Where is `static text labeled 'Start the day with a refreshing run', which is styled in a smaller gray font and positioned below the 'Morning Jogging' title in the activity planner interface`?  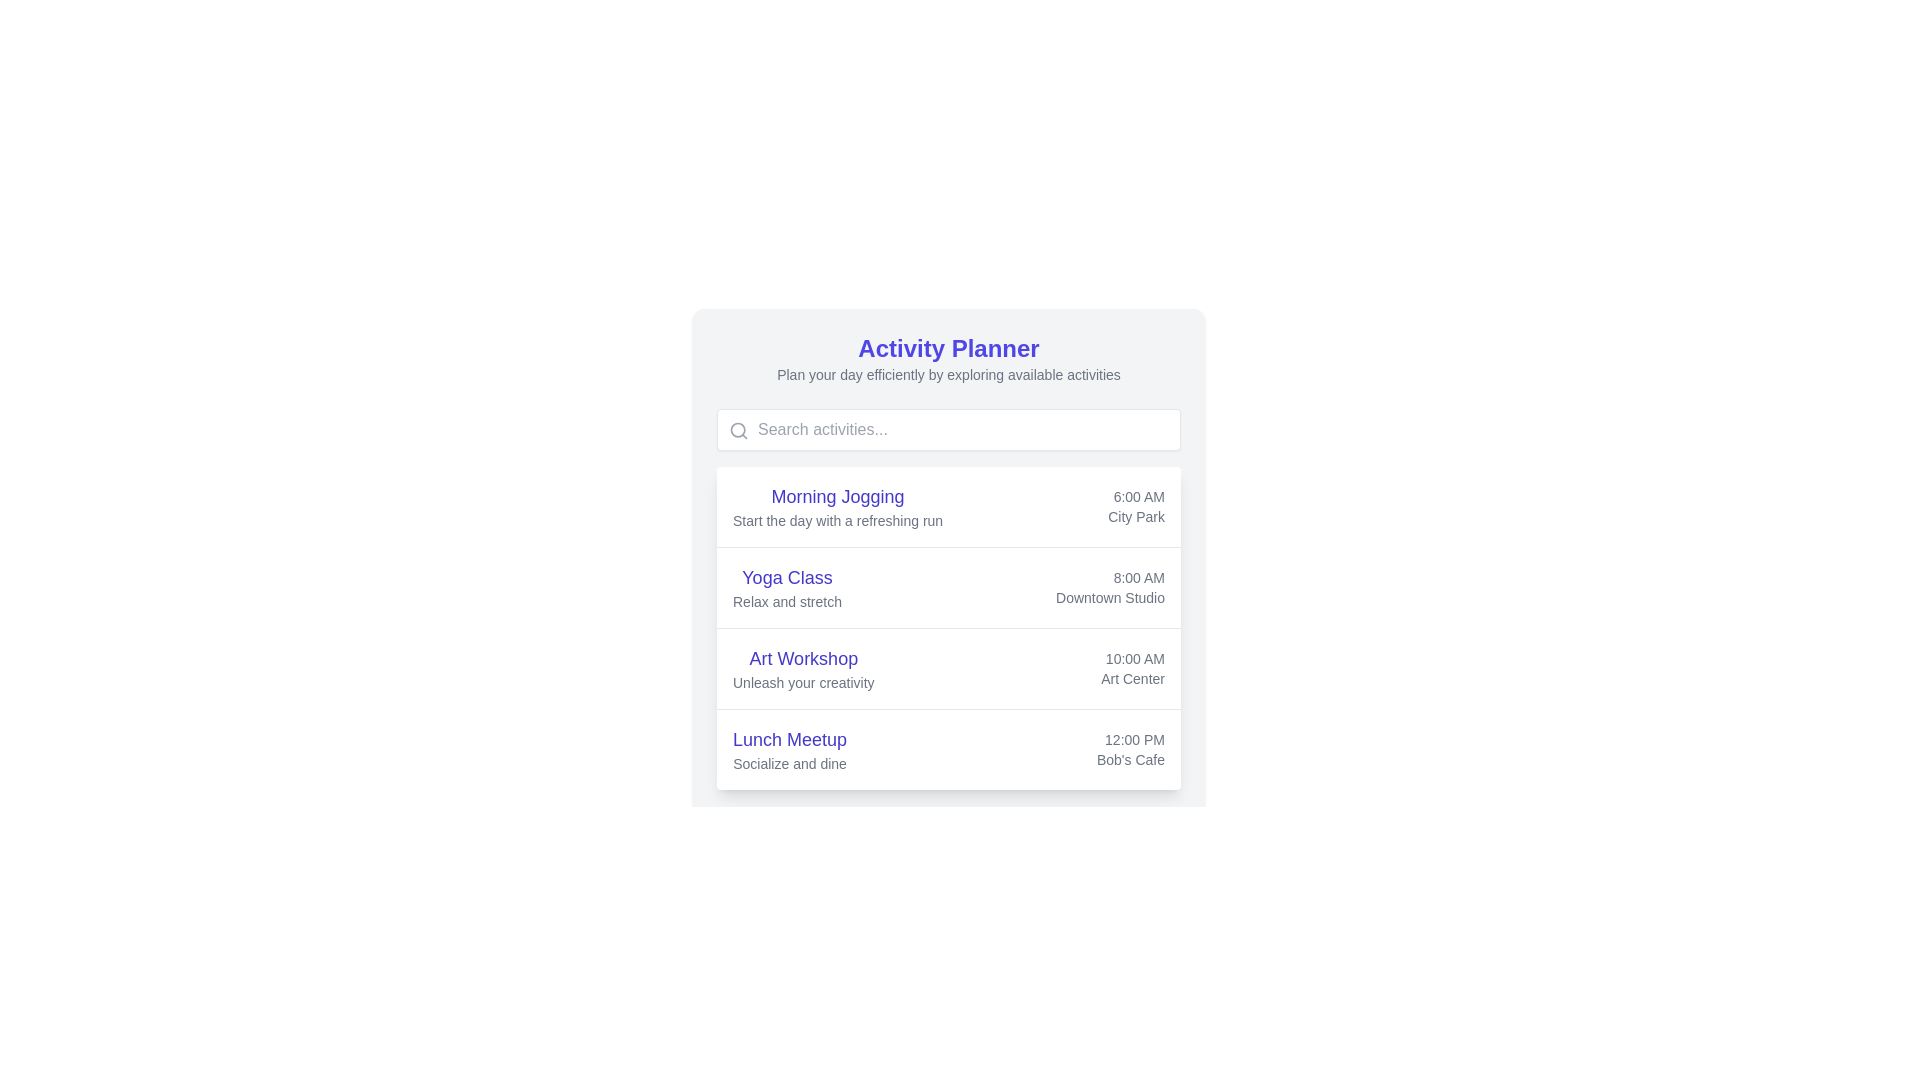
static text labeled 'Start the day with a refreshing run', which is styled in a smaller gray font and positioned below the 'Morning Jogging' title in the activity planner interface is located at coordinates (838, 519).